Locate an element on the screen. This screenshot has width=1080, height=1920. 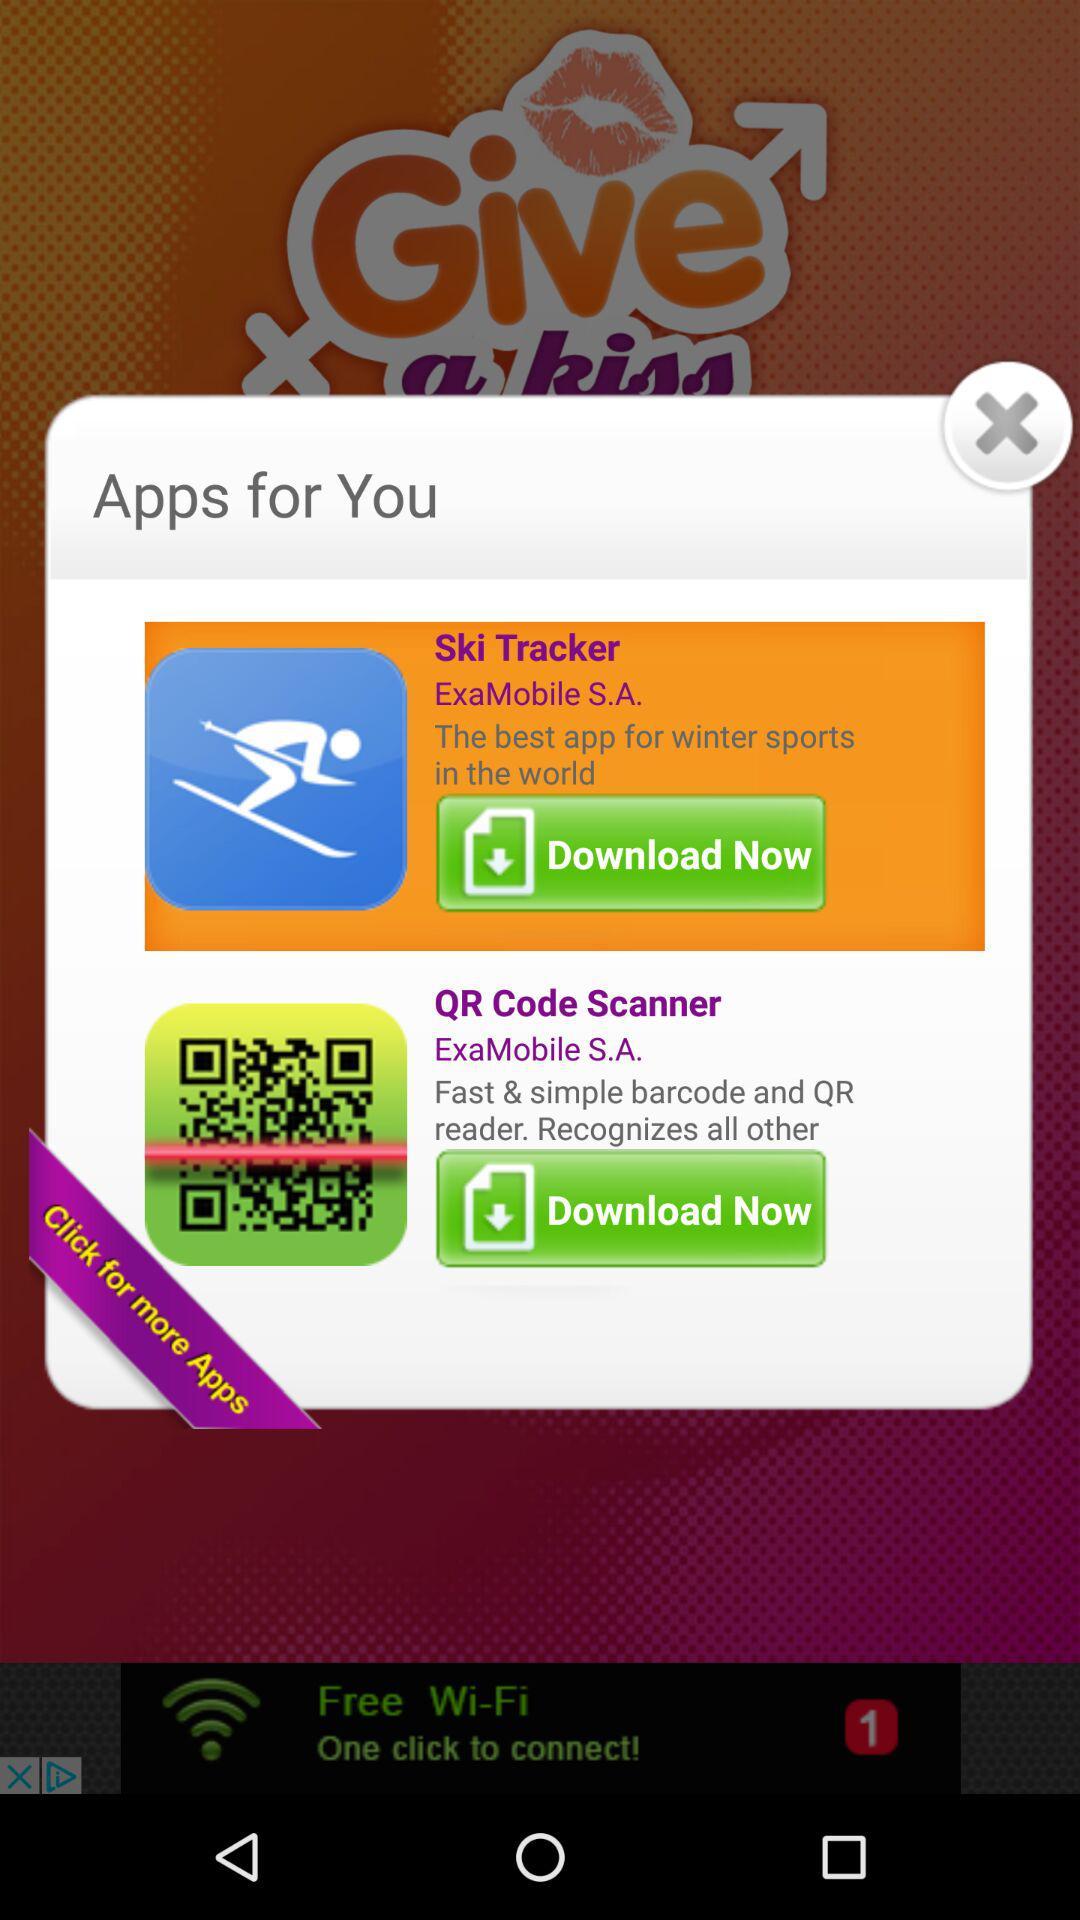
the app below examobile s.a. is located at coordinates (649, 752).